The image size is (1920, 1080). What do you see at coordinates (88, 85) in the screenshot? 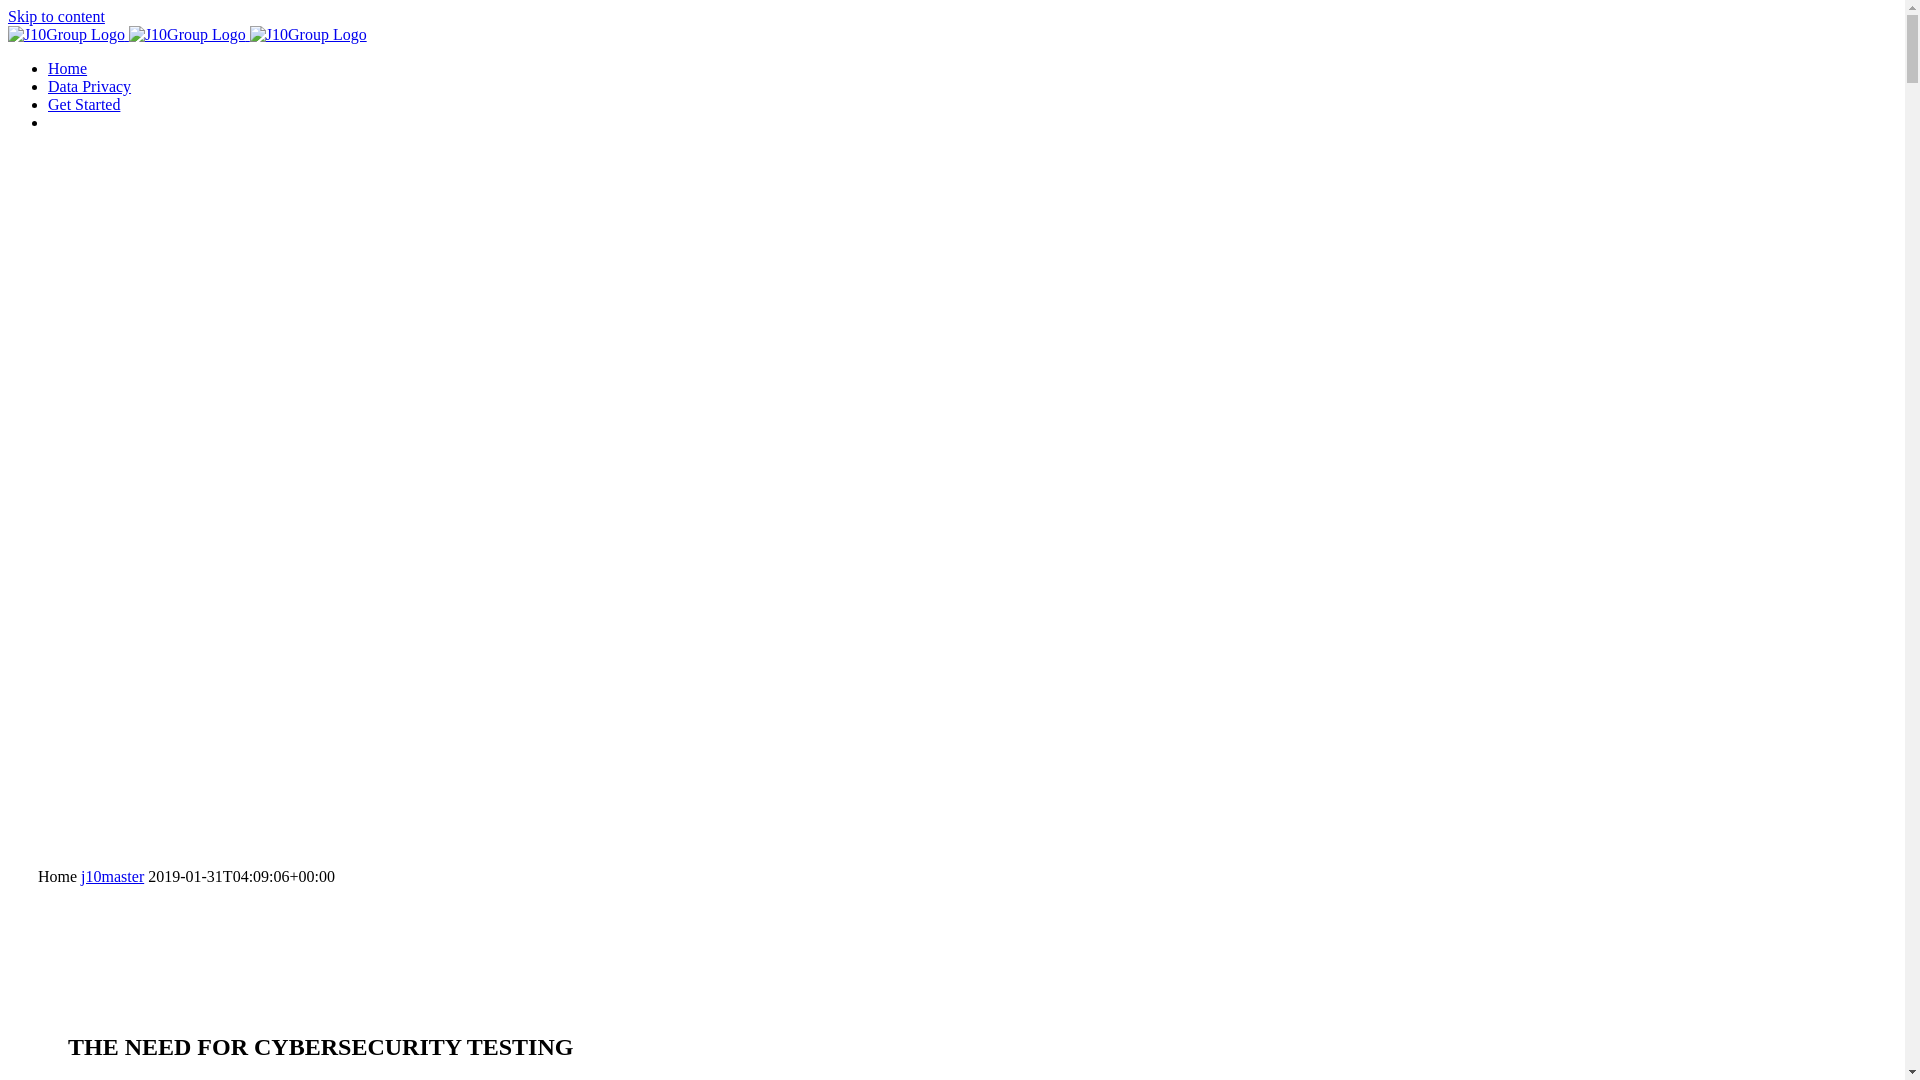
I see `'Data Privacy'` at bounding box center [88, 85].